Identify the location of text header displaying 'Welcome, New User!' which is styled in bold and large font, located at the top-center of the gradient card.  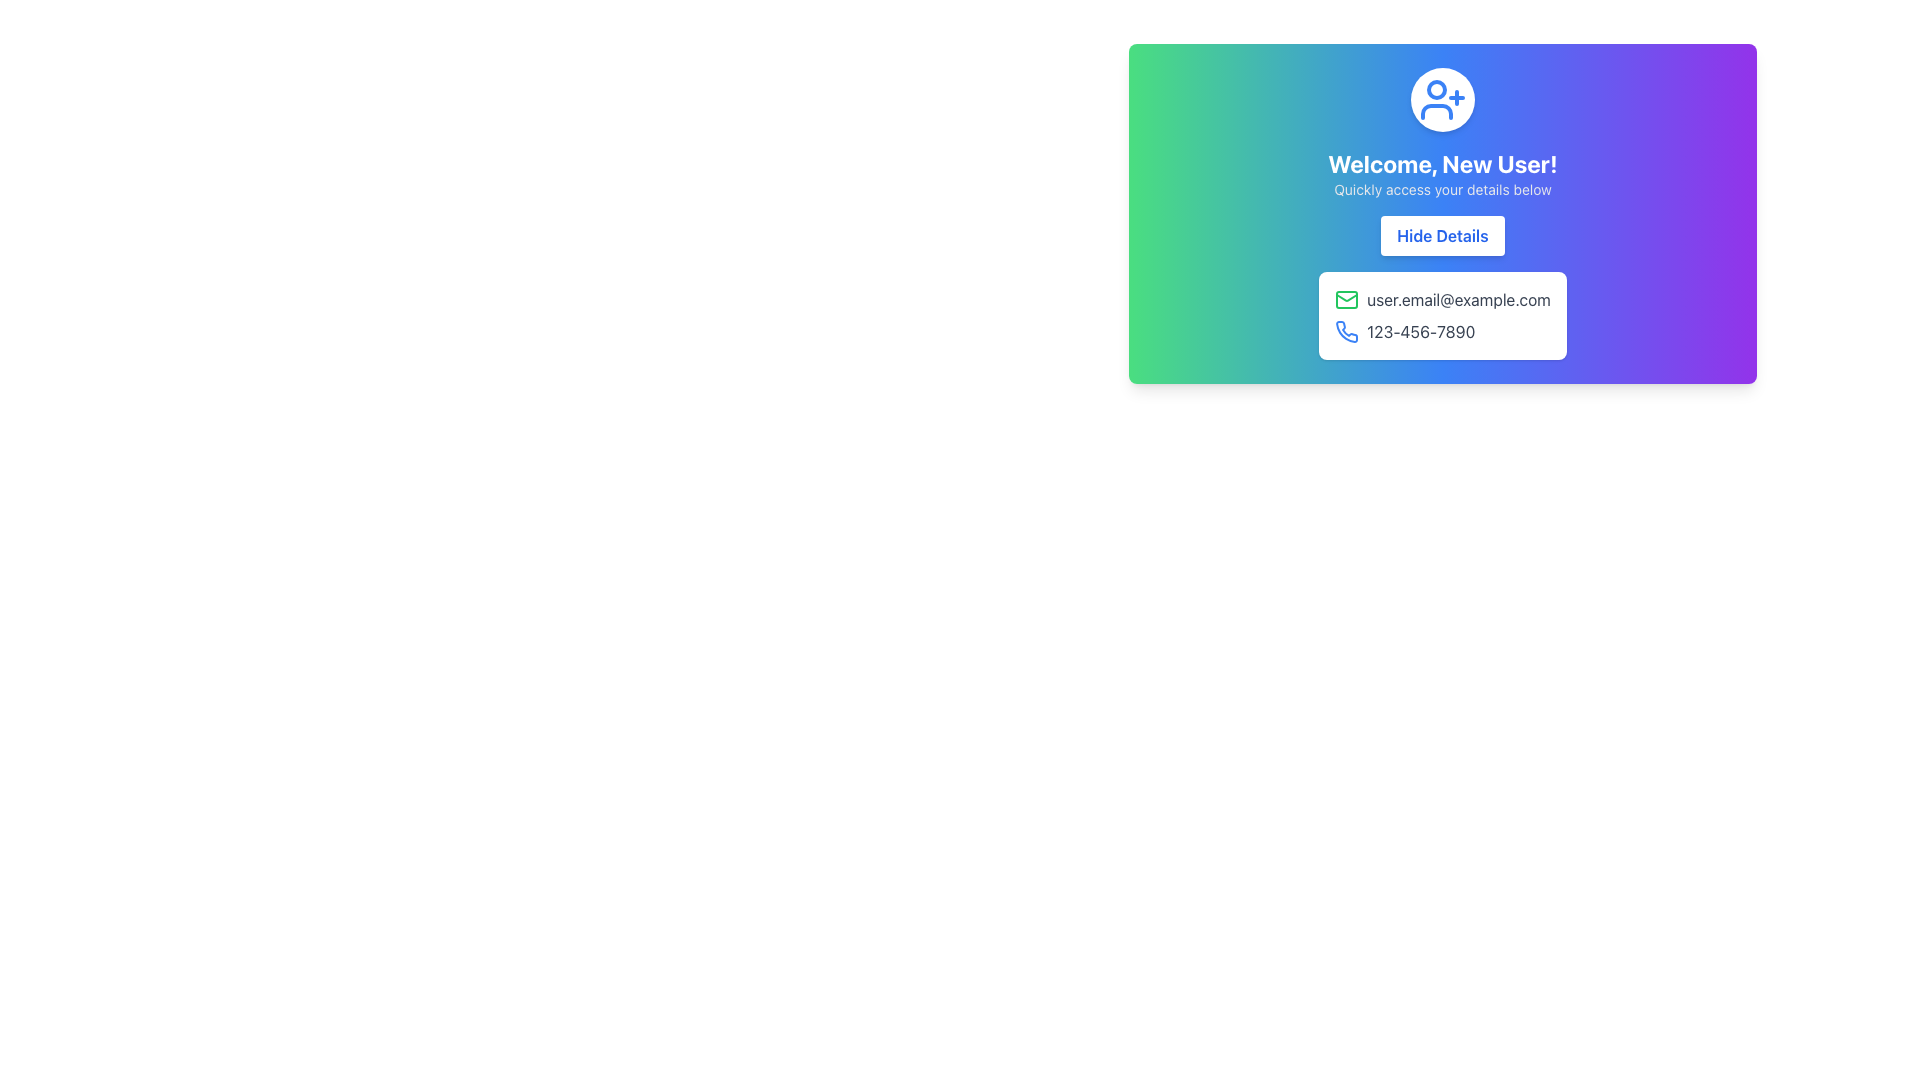
(1443, 163).